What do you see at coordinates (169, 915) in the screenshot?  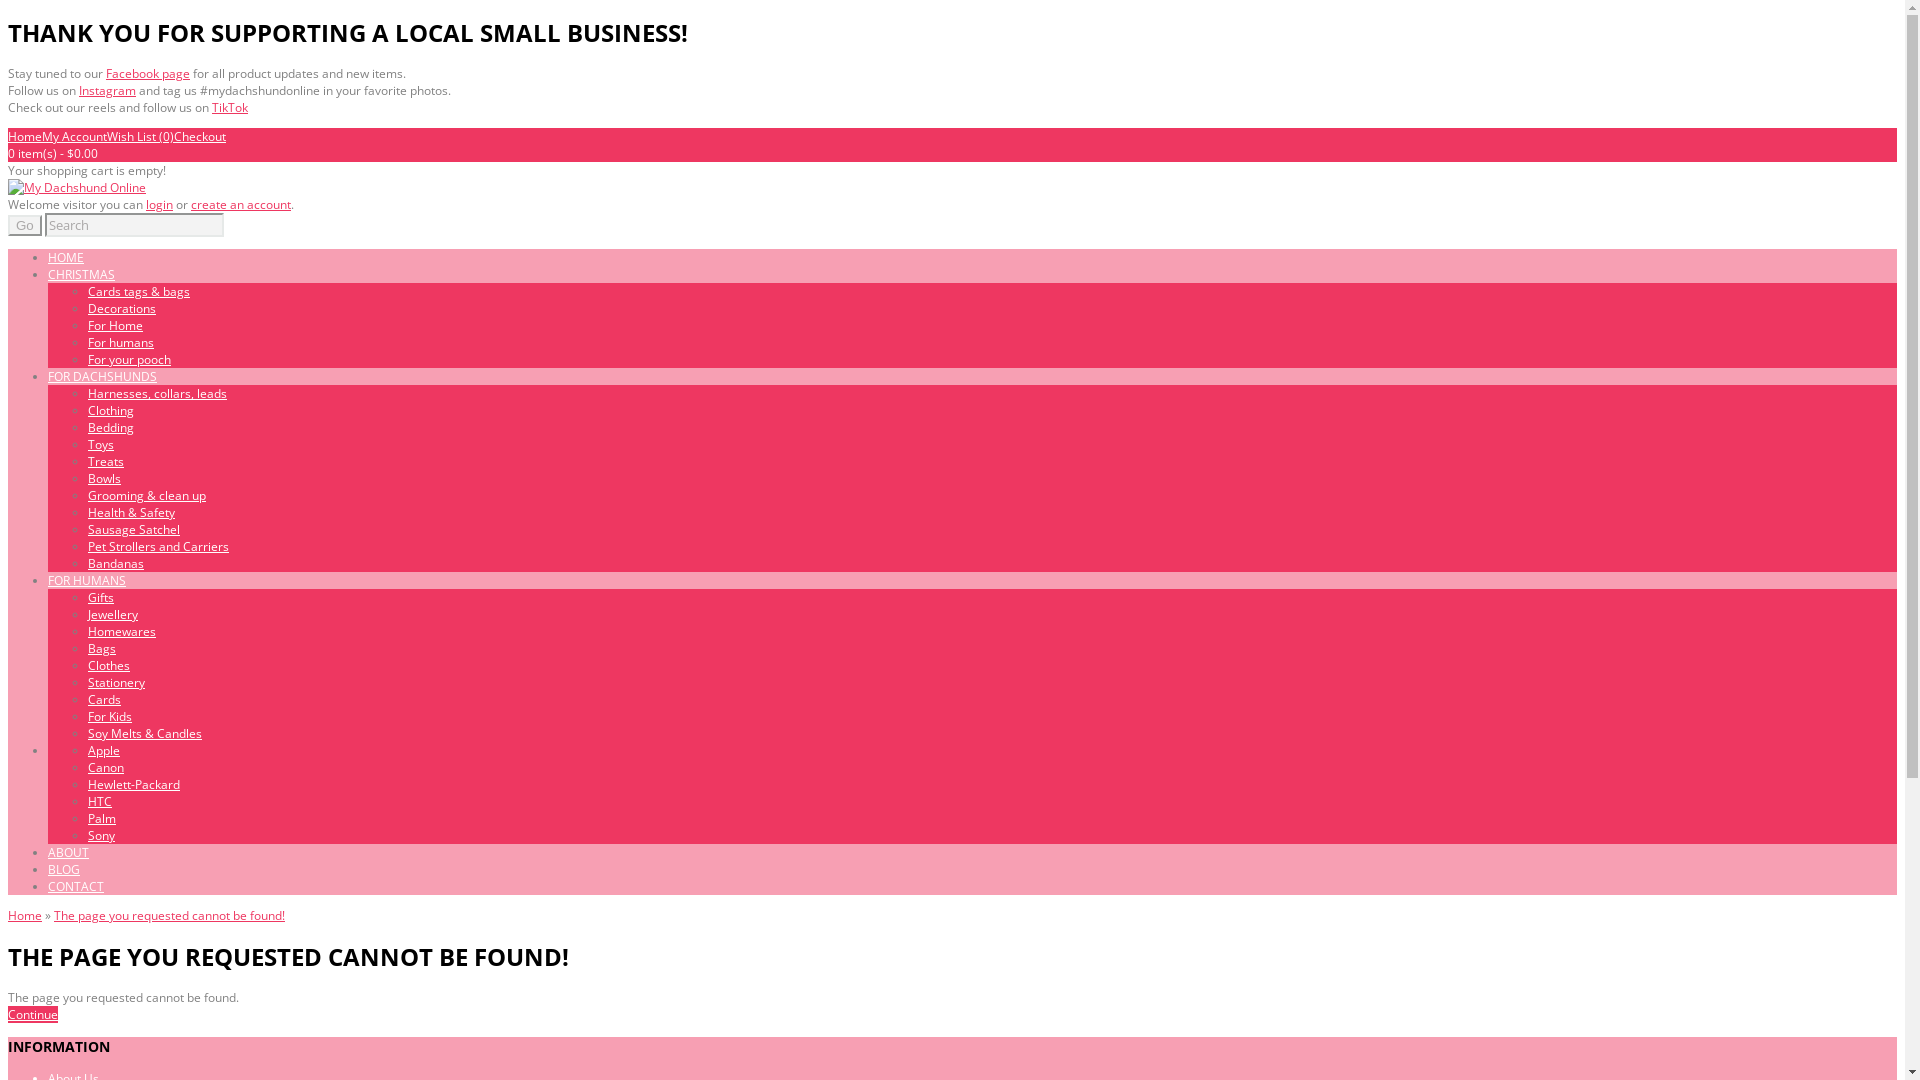 I see `'The page you requested cannot be found!'` at bounding box center [169, 915].